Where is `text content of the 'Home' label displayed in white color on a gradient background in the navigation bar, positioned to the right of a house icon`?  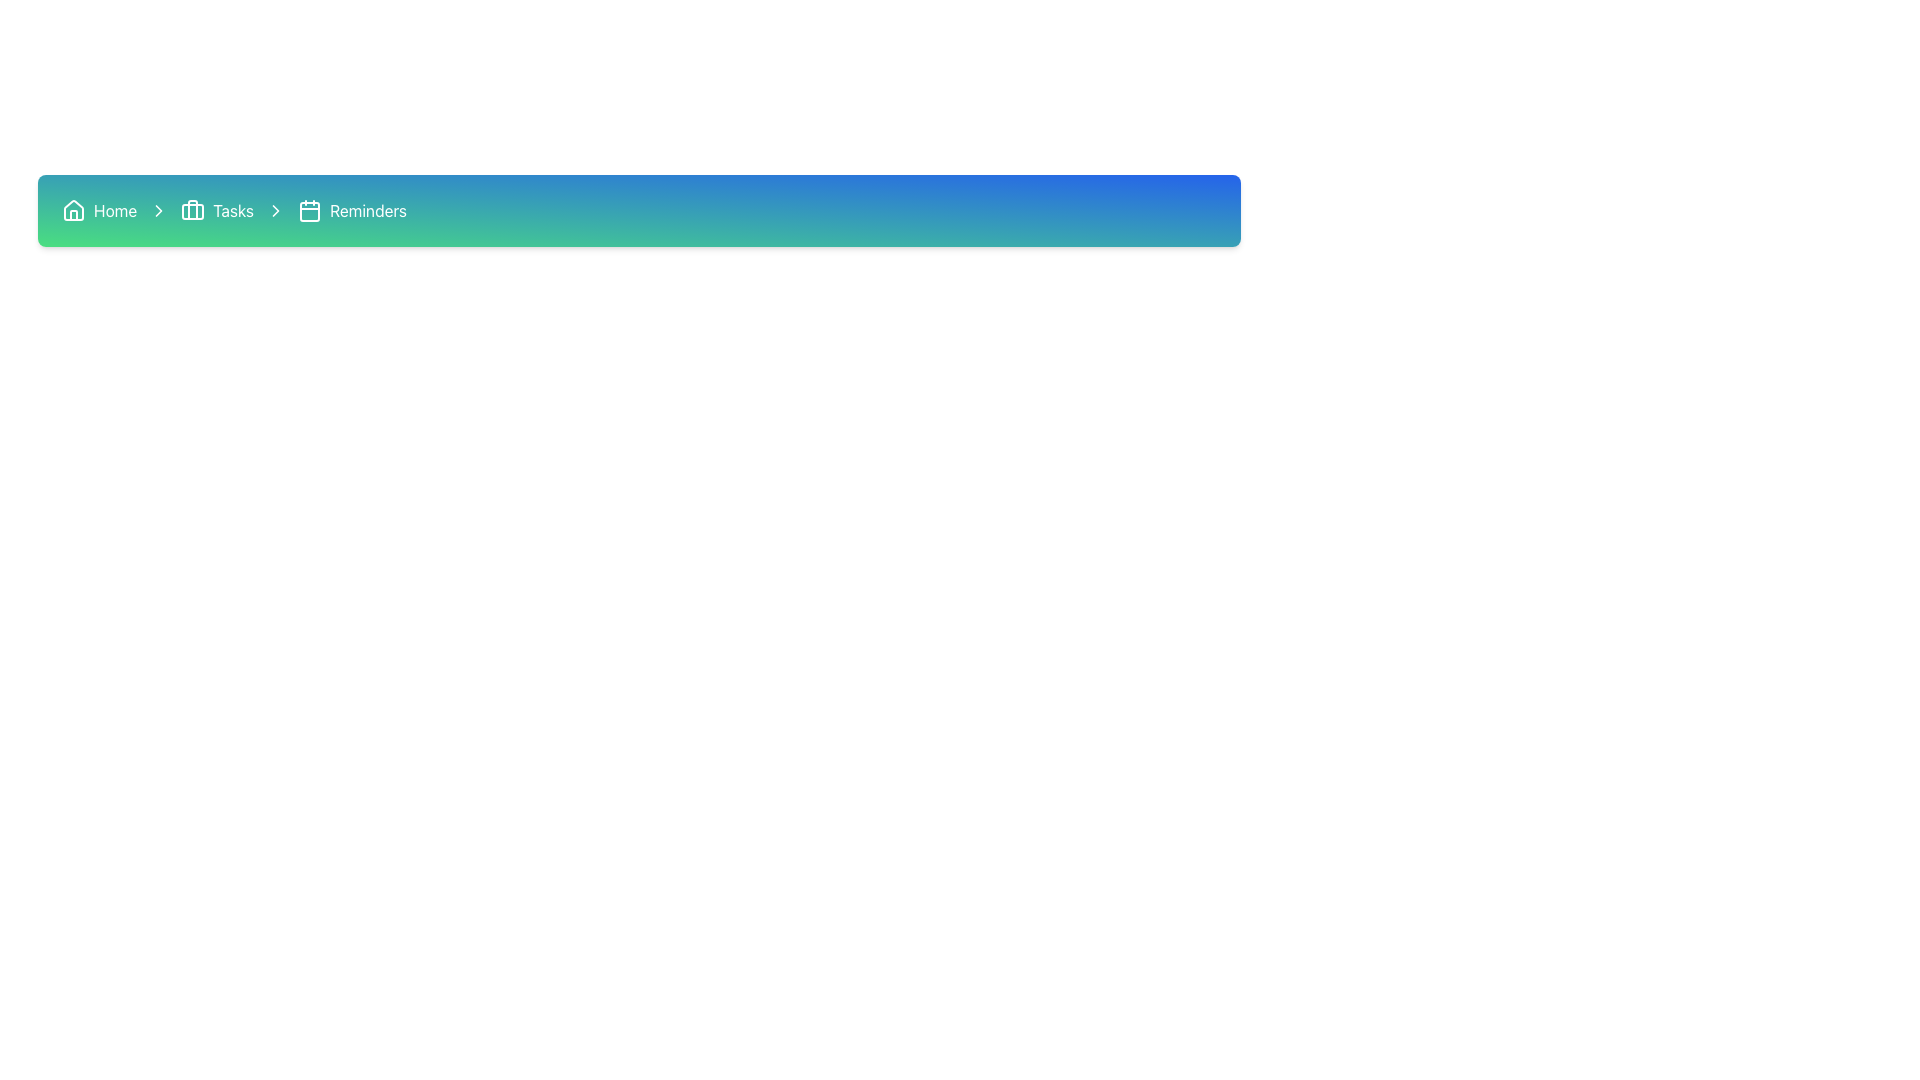
text content of the 'Home' label displayed in white color on a gradient background in the navigation bar, positioned to the right of a house icon is located at coordinates (114, 211).